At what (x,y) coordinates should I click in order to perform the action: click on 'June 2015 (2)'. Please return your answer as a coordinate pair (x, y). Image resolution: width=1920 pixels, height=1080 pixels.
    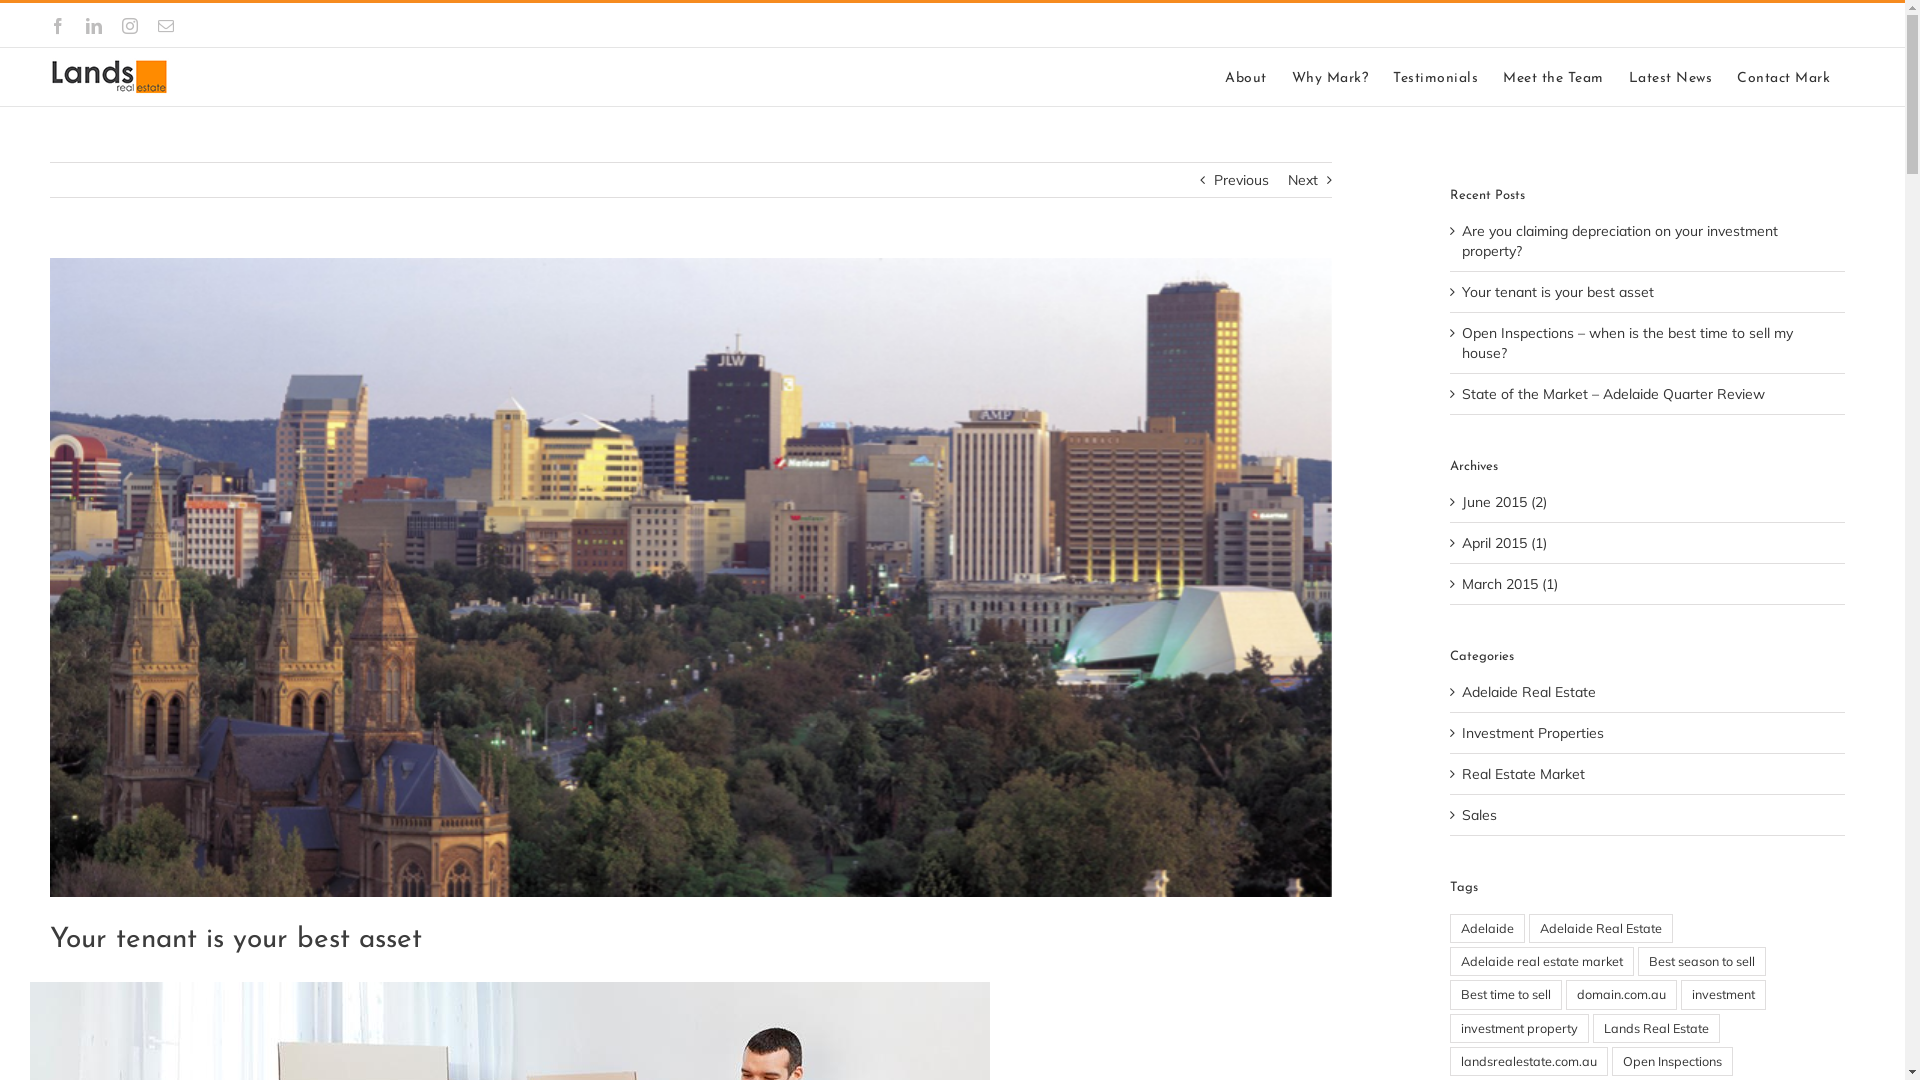
    Looking at the image, I should click on (1462, 500).